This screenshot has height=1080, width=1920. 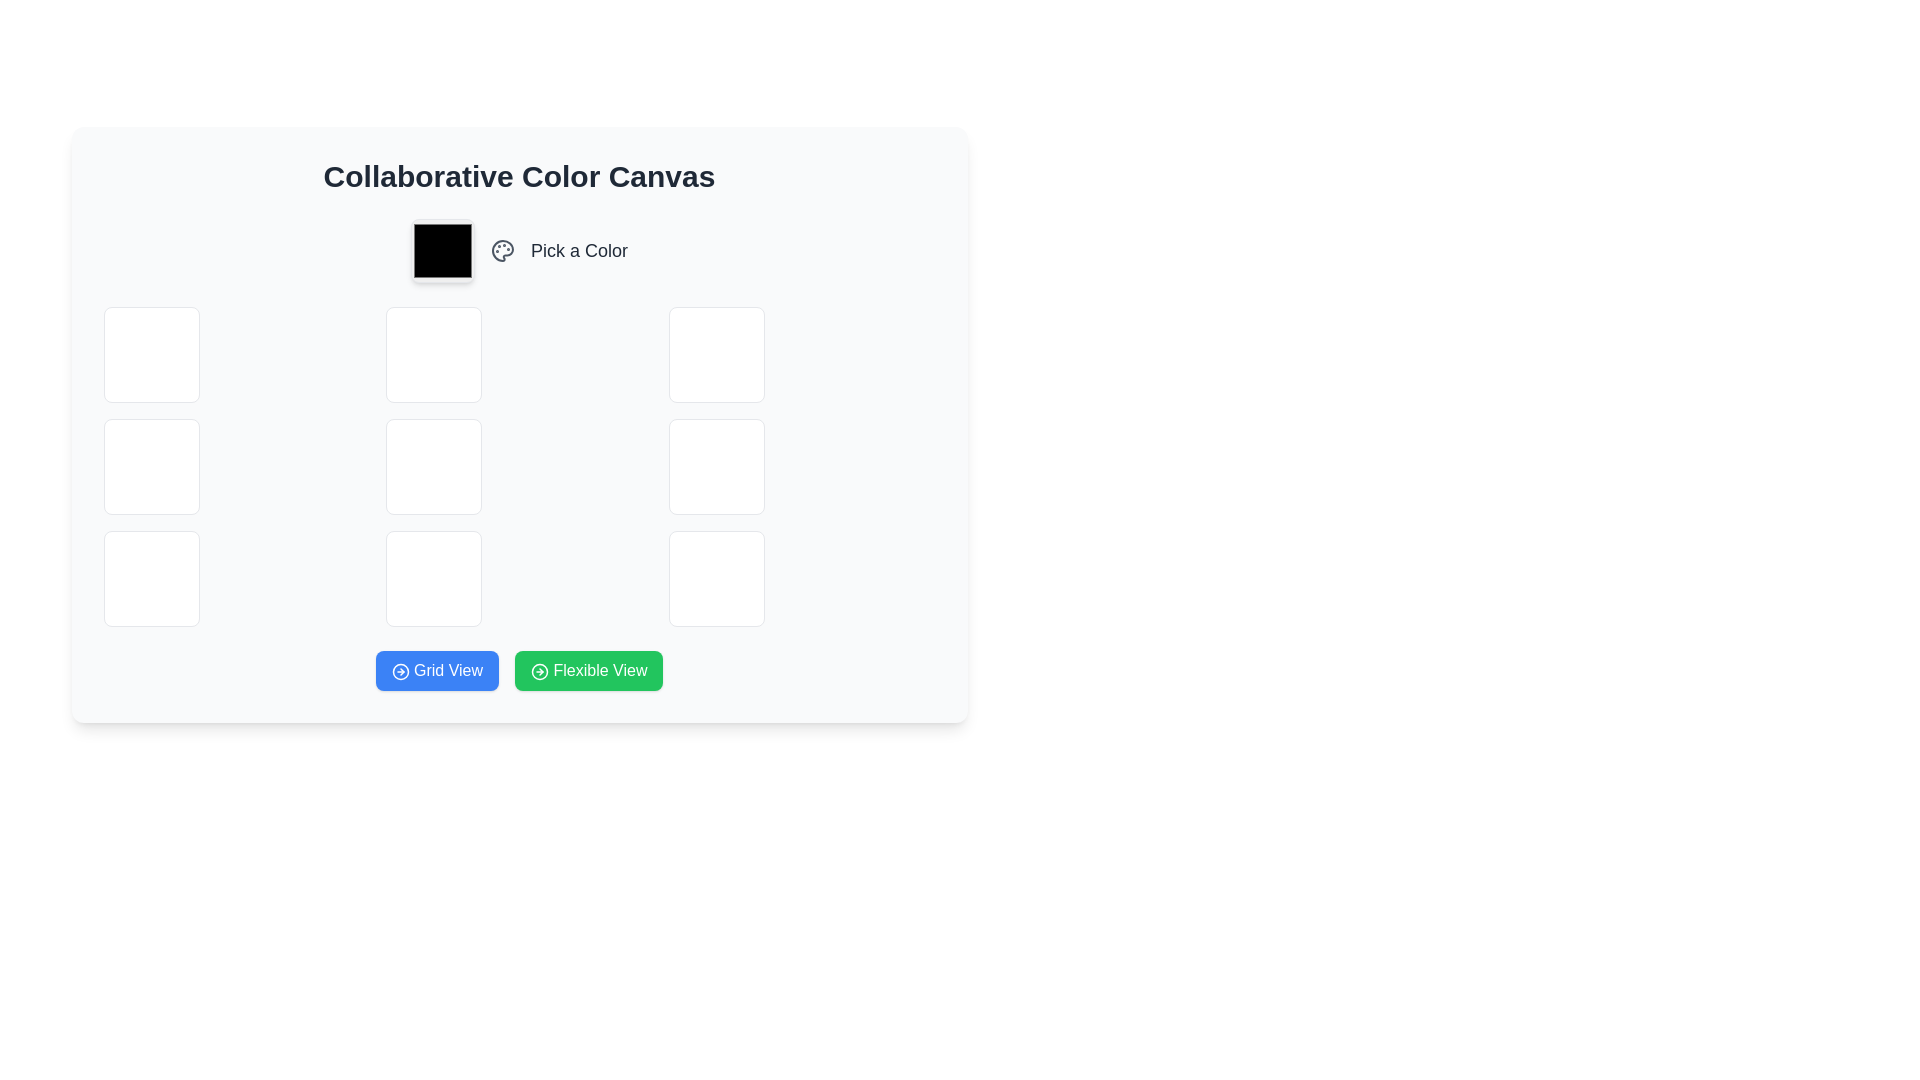 What do you see at coordinates (503, 249) in the screenshot?
I see `the symbolic palette icon, which is located to the right of the black color box and aligned horizontally with the 'Pick a Color.' label` at bounding box center [503, 249].